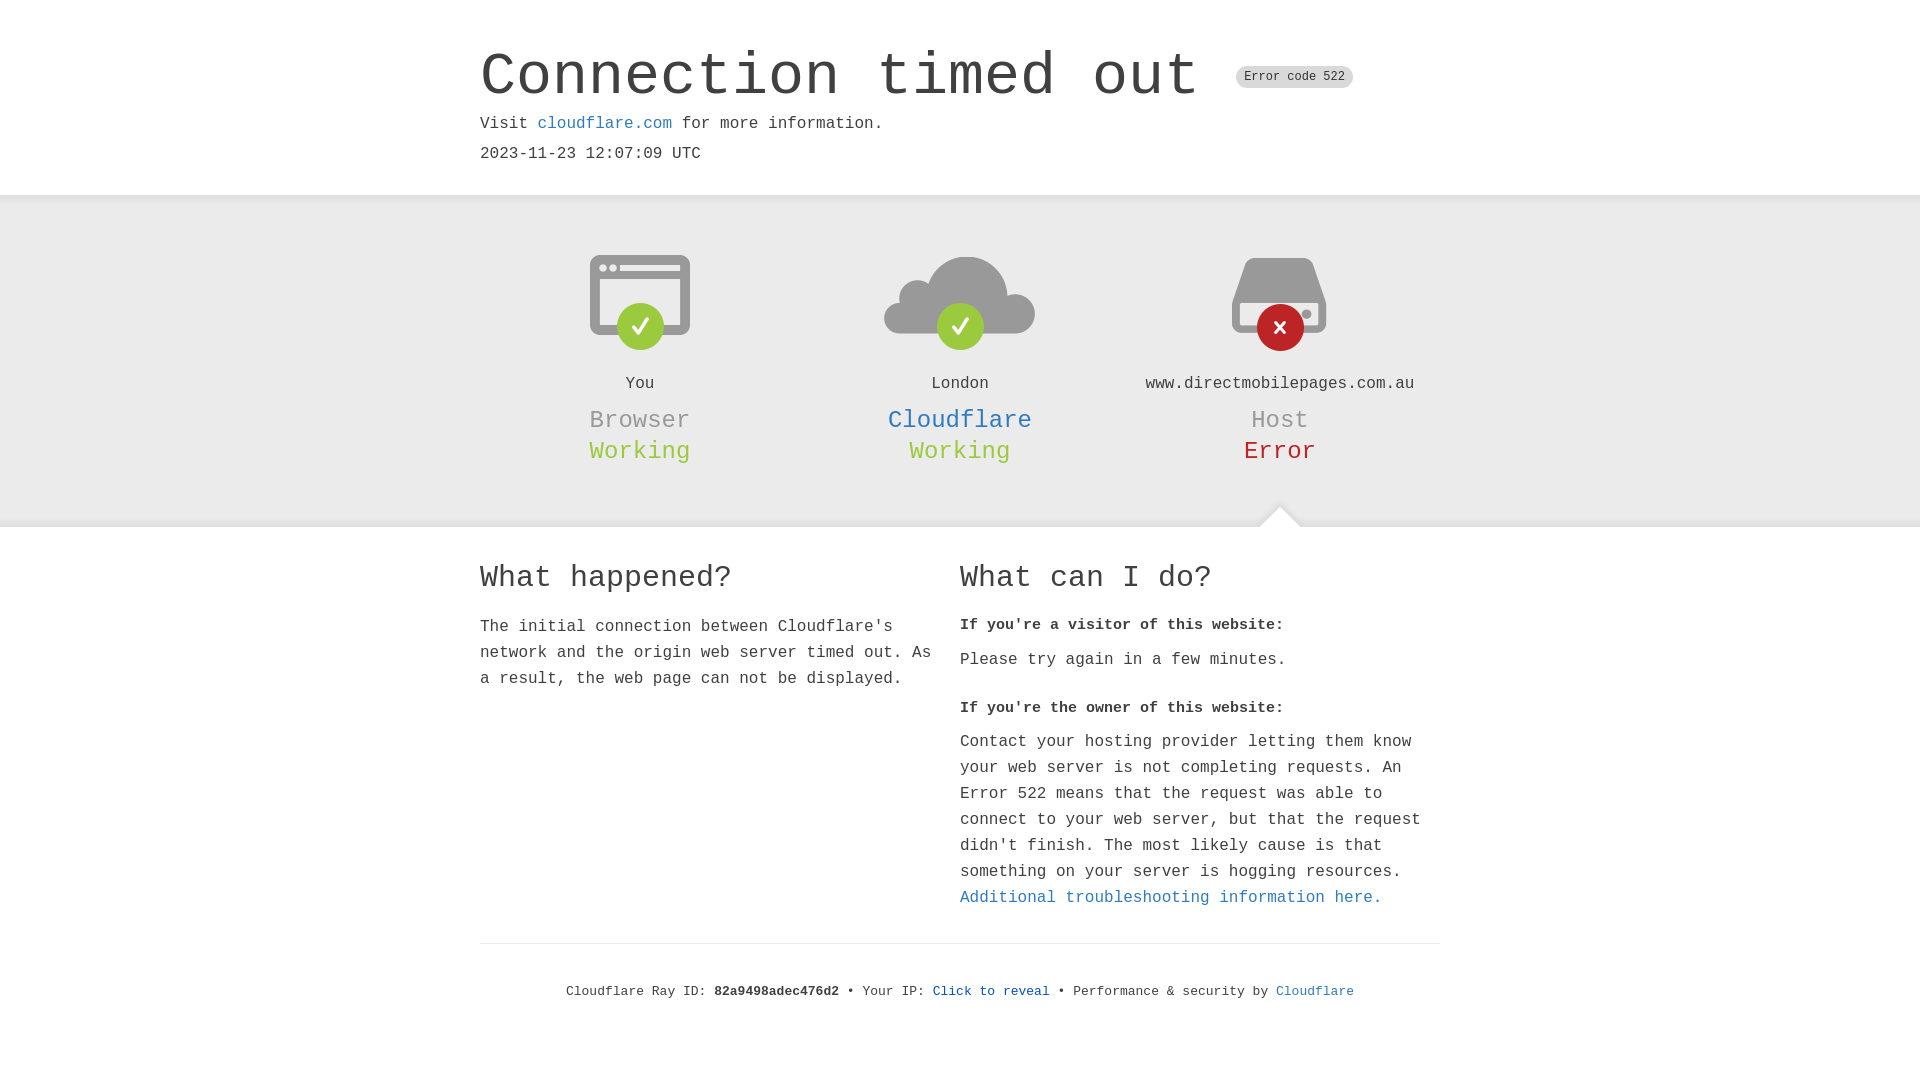 The height and width of the screenshot is (1080, 1920). I want to click on 'Cloudflare', so click(1275, 991).